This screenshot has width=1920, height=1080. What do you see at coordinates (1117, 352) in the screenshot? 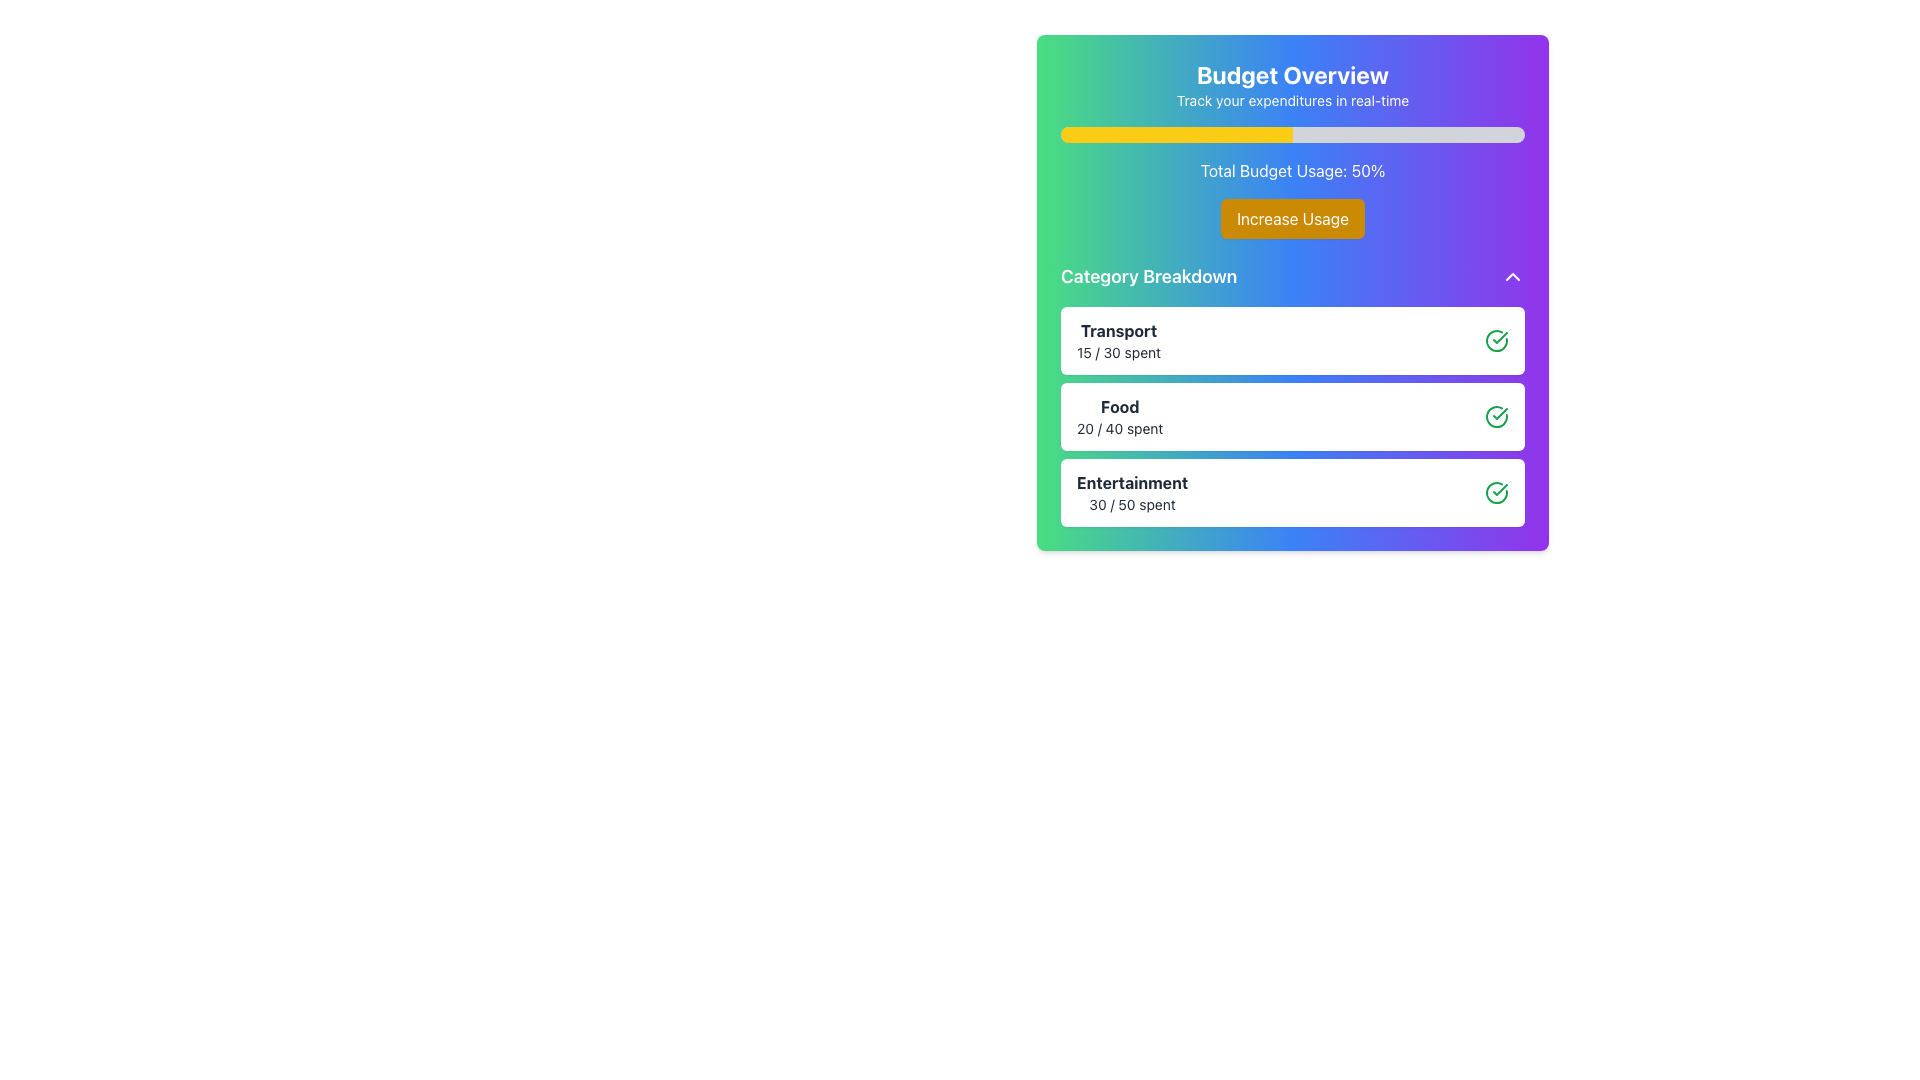
I see `the text display that shows the budget utilization for the 'Transport' category, located under the 'Category Breakdown' section` at bounding box center [1117, 352].